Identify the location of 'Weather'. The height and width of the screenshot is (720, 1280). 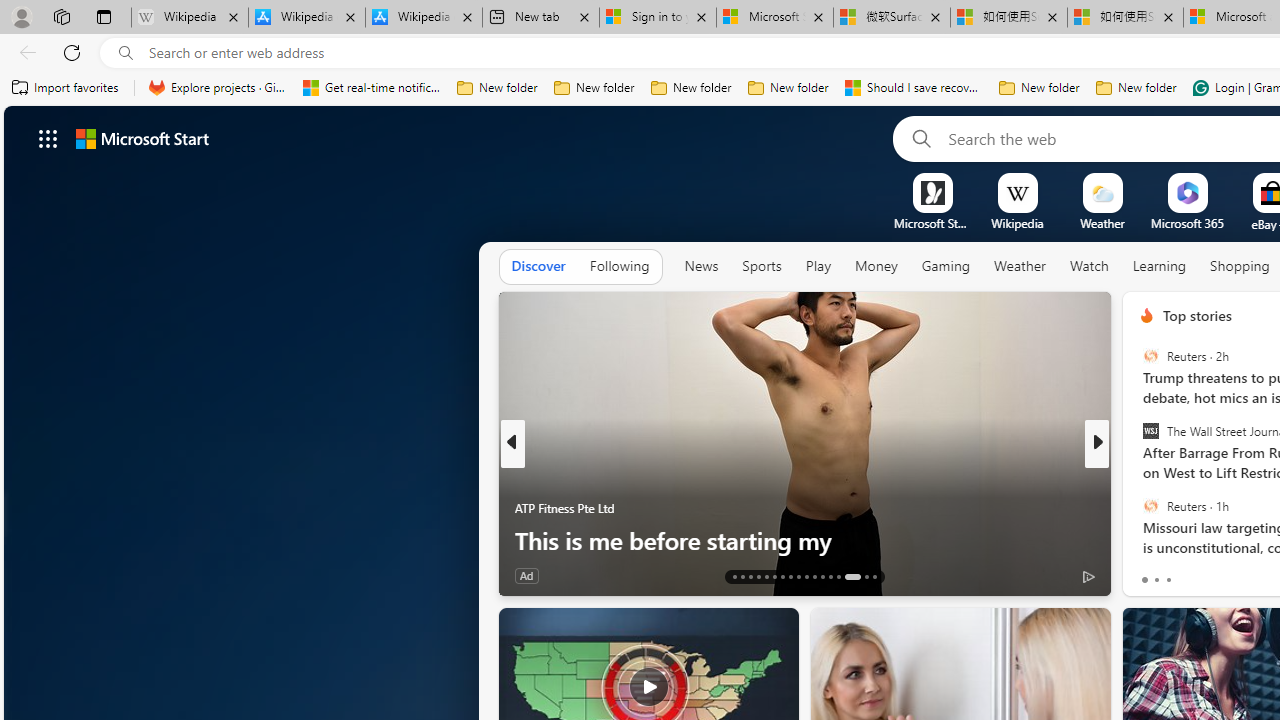
(1020, 266).